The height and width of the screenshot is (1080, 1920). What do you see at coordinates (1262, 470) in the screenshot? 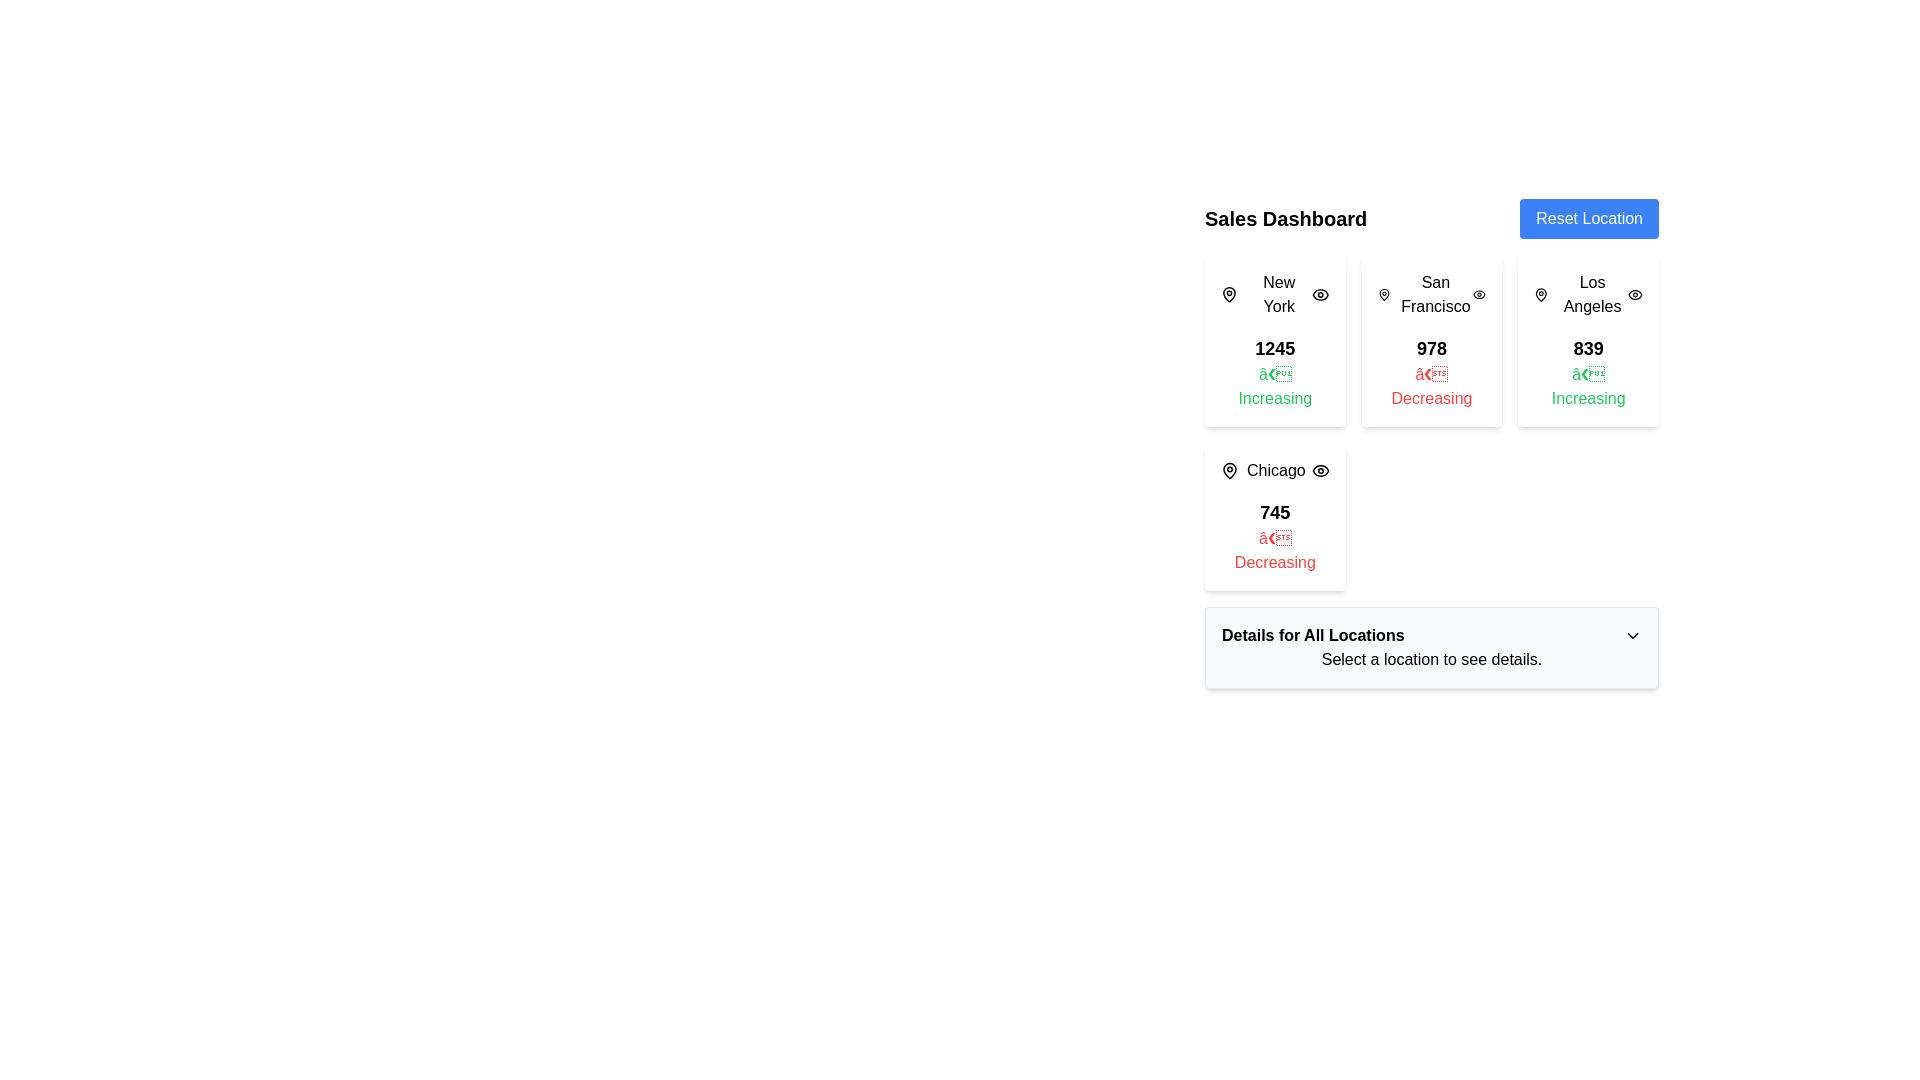
I see `the 'Chicago' text and map pin icon element` at bounding box center [1262, 470].